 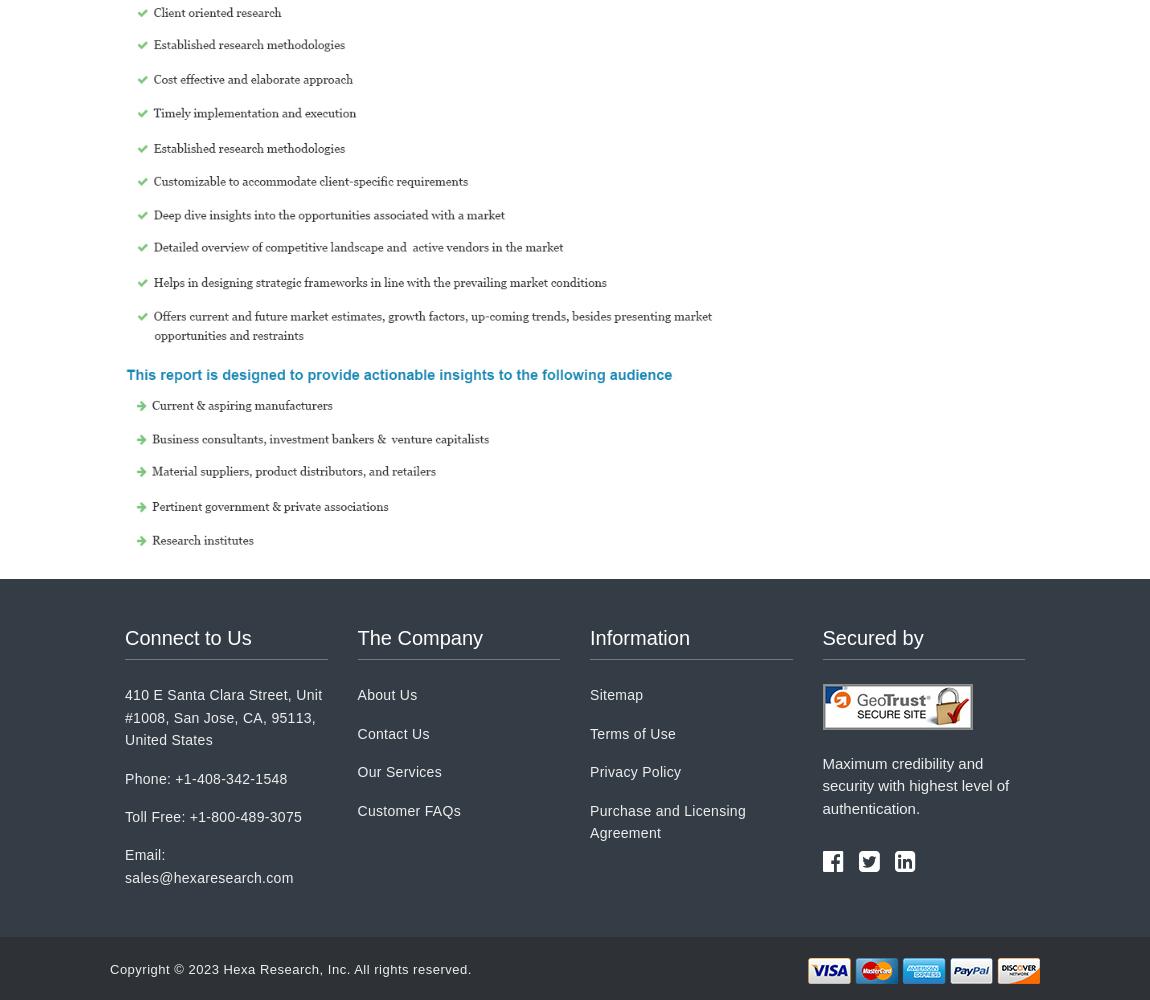 I want to click on 'The Company', so click(x=419, y=638).